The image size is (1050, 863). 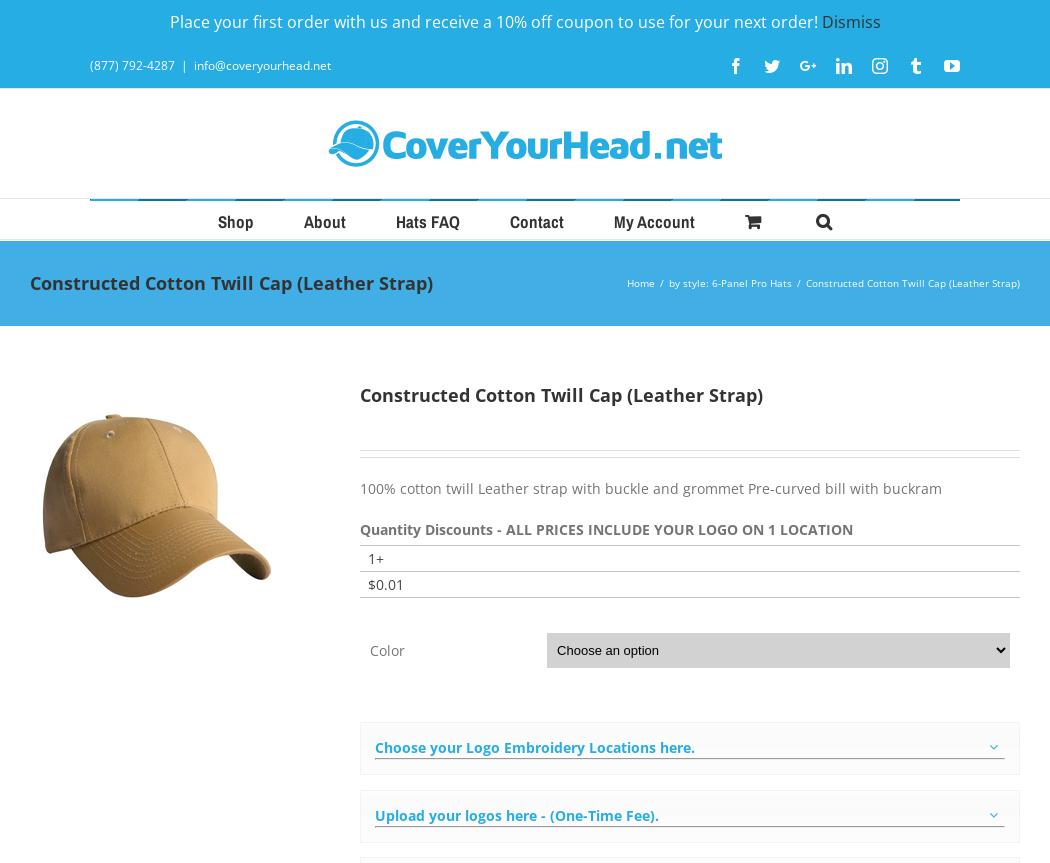 I want to click on 'New Era', so click(x=417, y=438).